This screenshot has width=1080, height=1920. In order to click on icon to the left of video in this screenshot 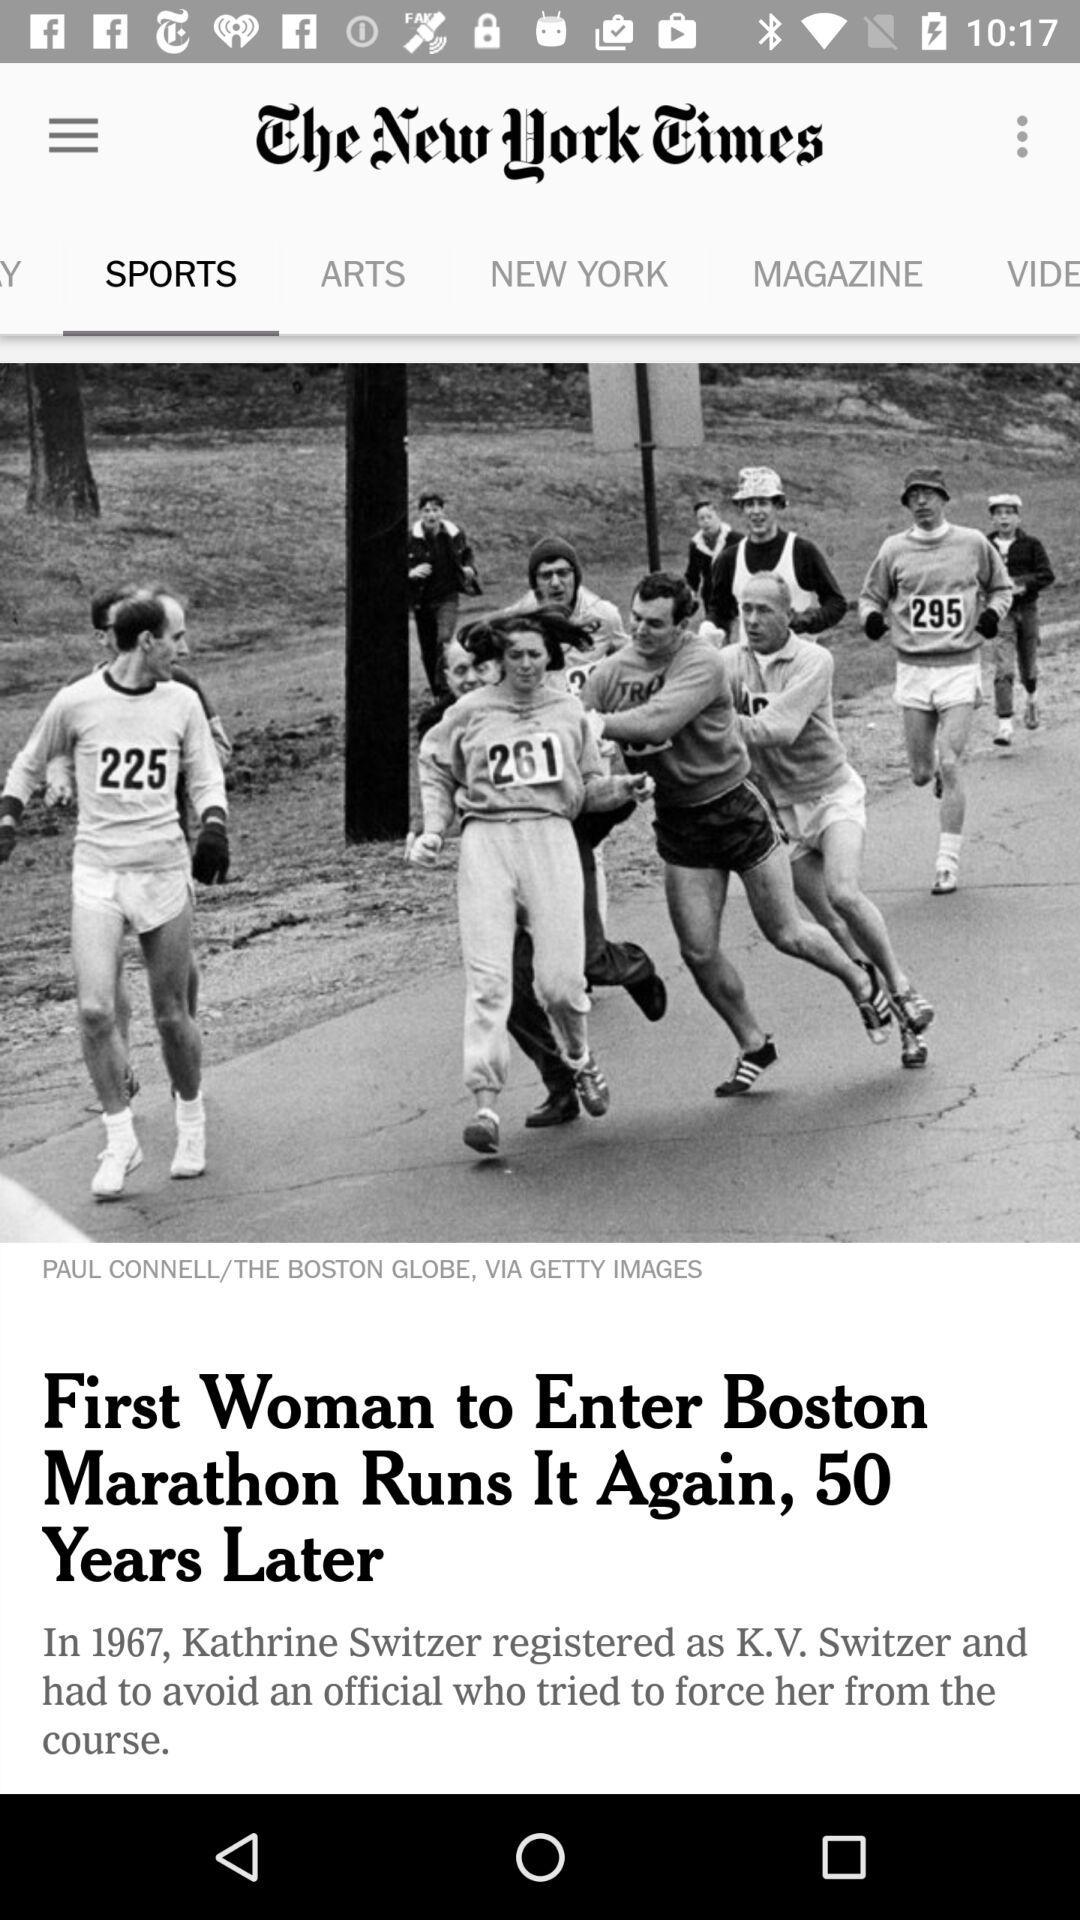, I will do `click(837, 272)`.